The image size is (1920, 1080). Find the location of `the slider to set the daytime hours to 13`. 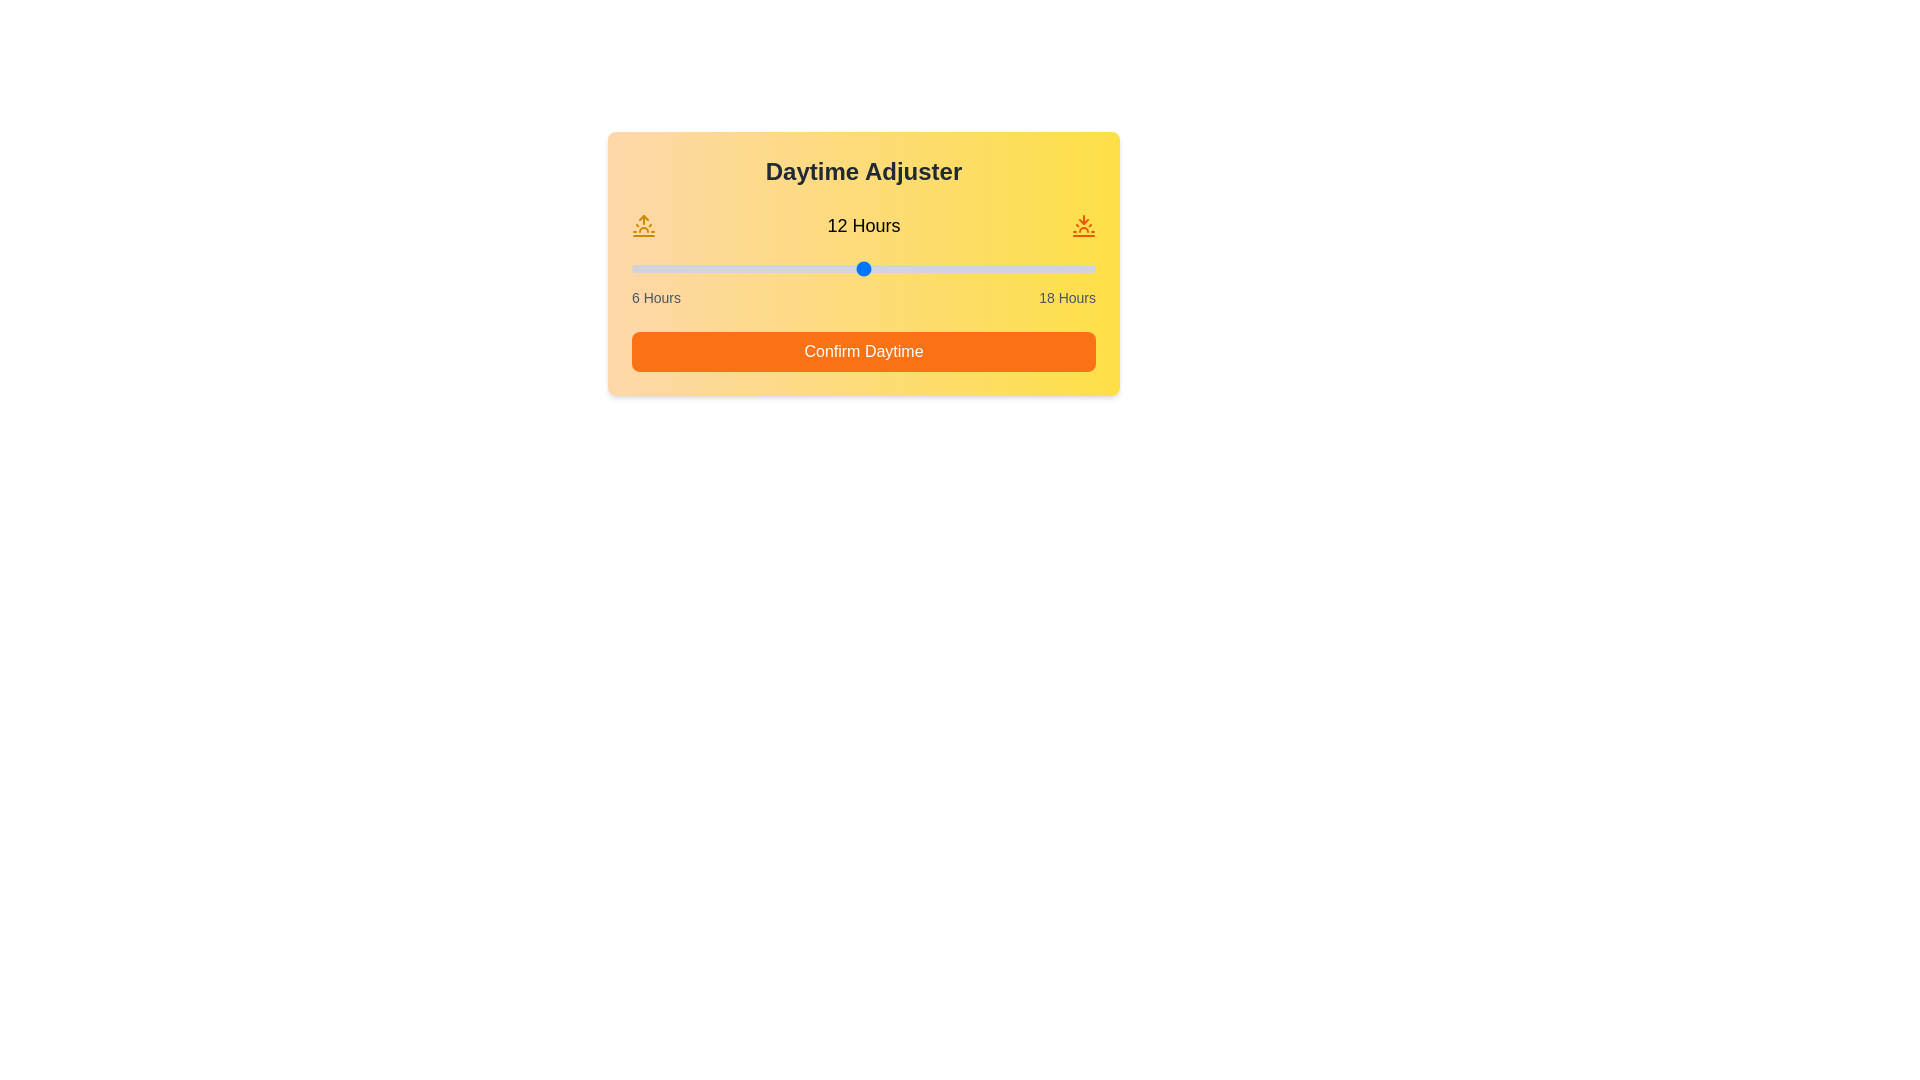

the slider to set the daytime hours to 13 is located at coordinates (901, 268).